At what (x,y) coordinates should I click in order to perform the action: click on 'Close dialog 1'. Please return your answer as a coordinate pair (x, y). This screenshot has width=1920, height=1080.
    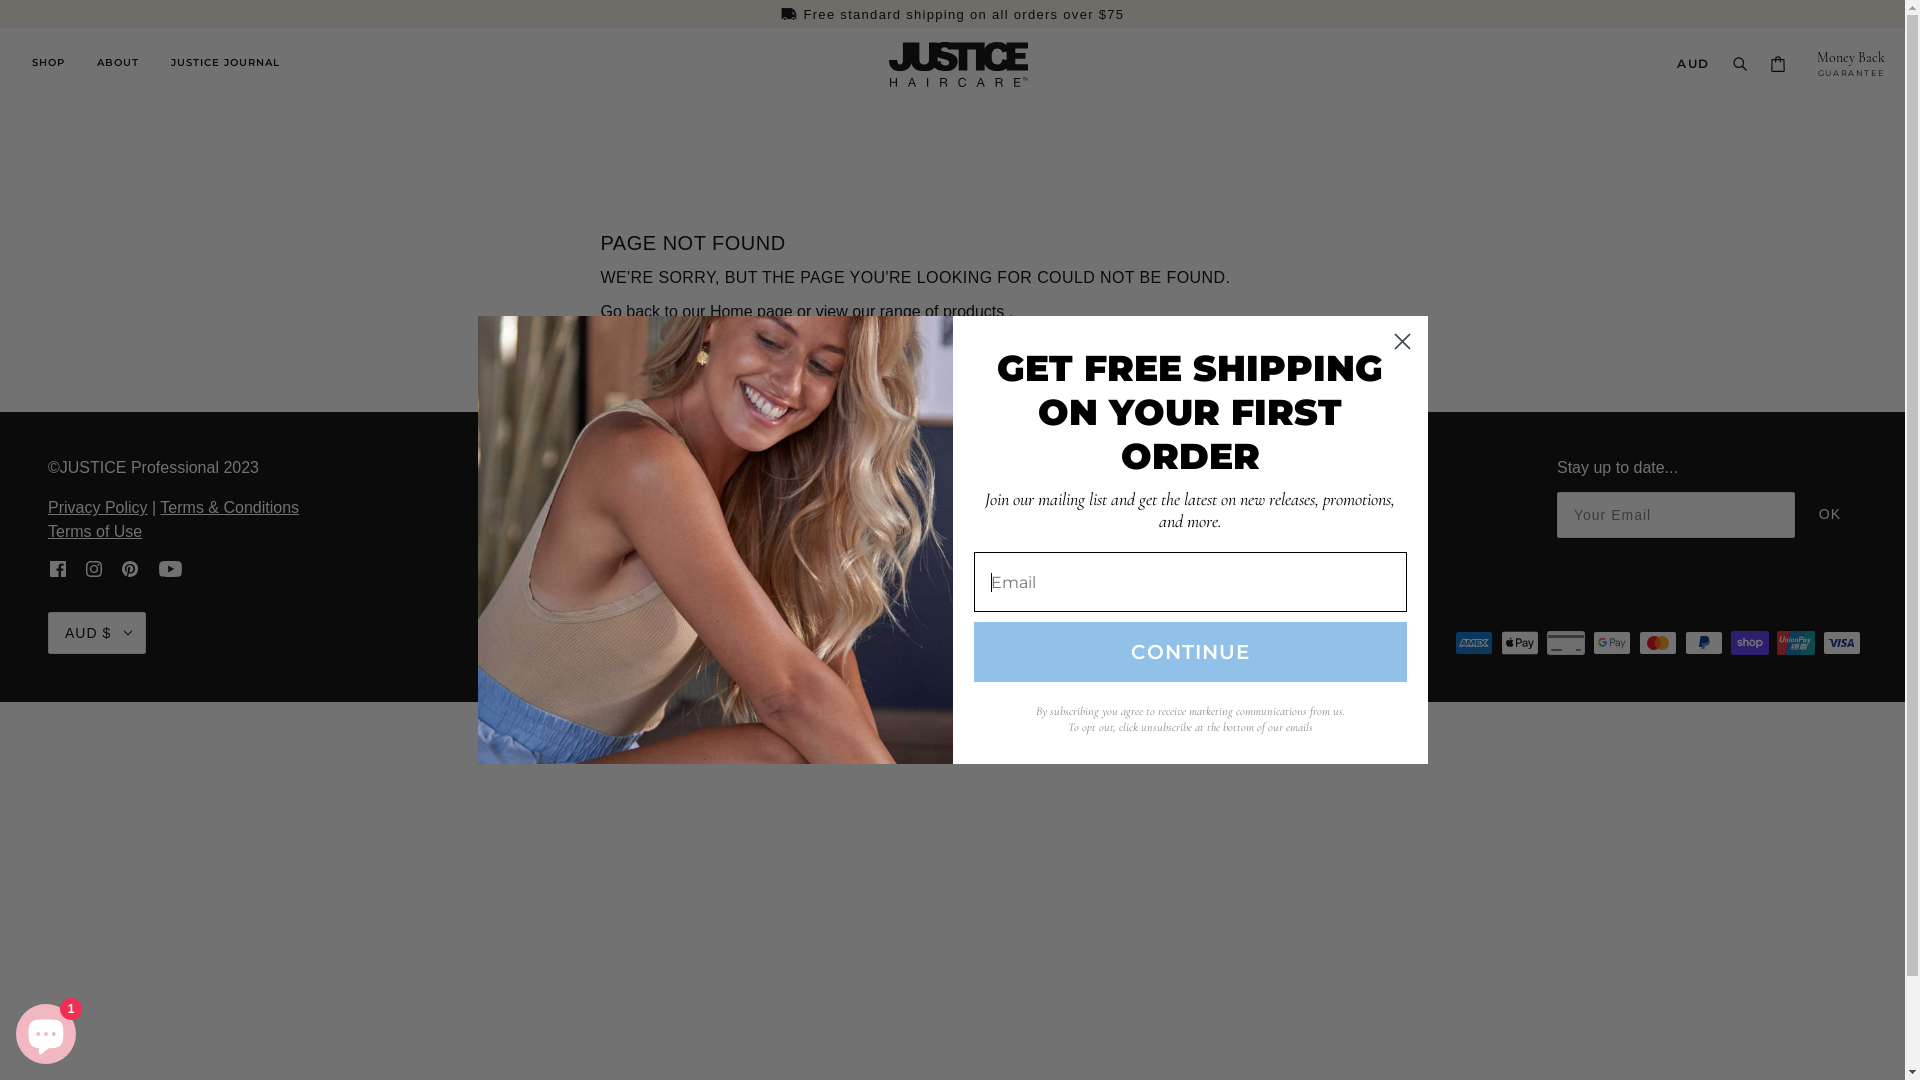
    Looking at the image, I should click on (1400, 340).